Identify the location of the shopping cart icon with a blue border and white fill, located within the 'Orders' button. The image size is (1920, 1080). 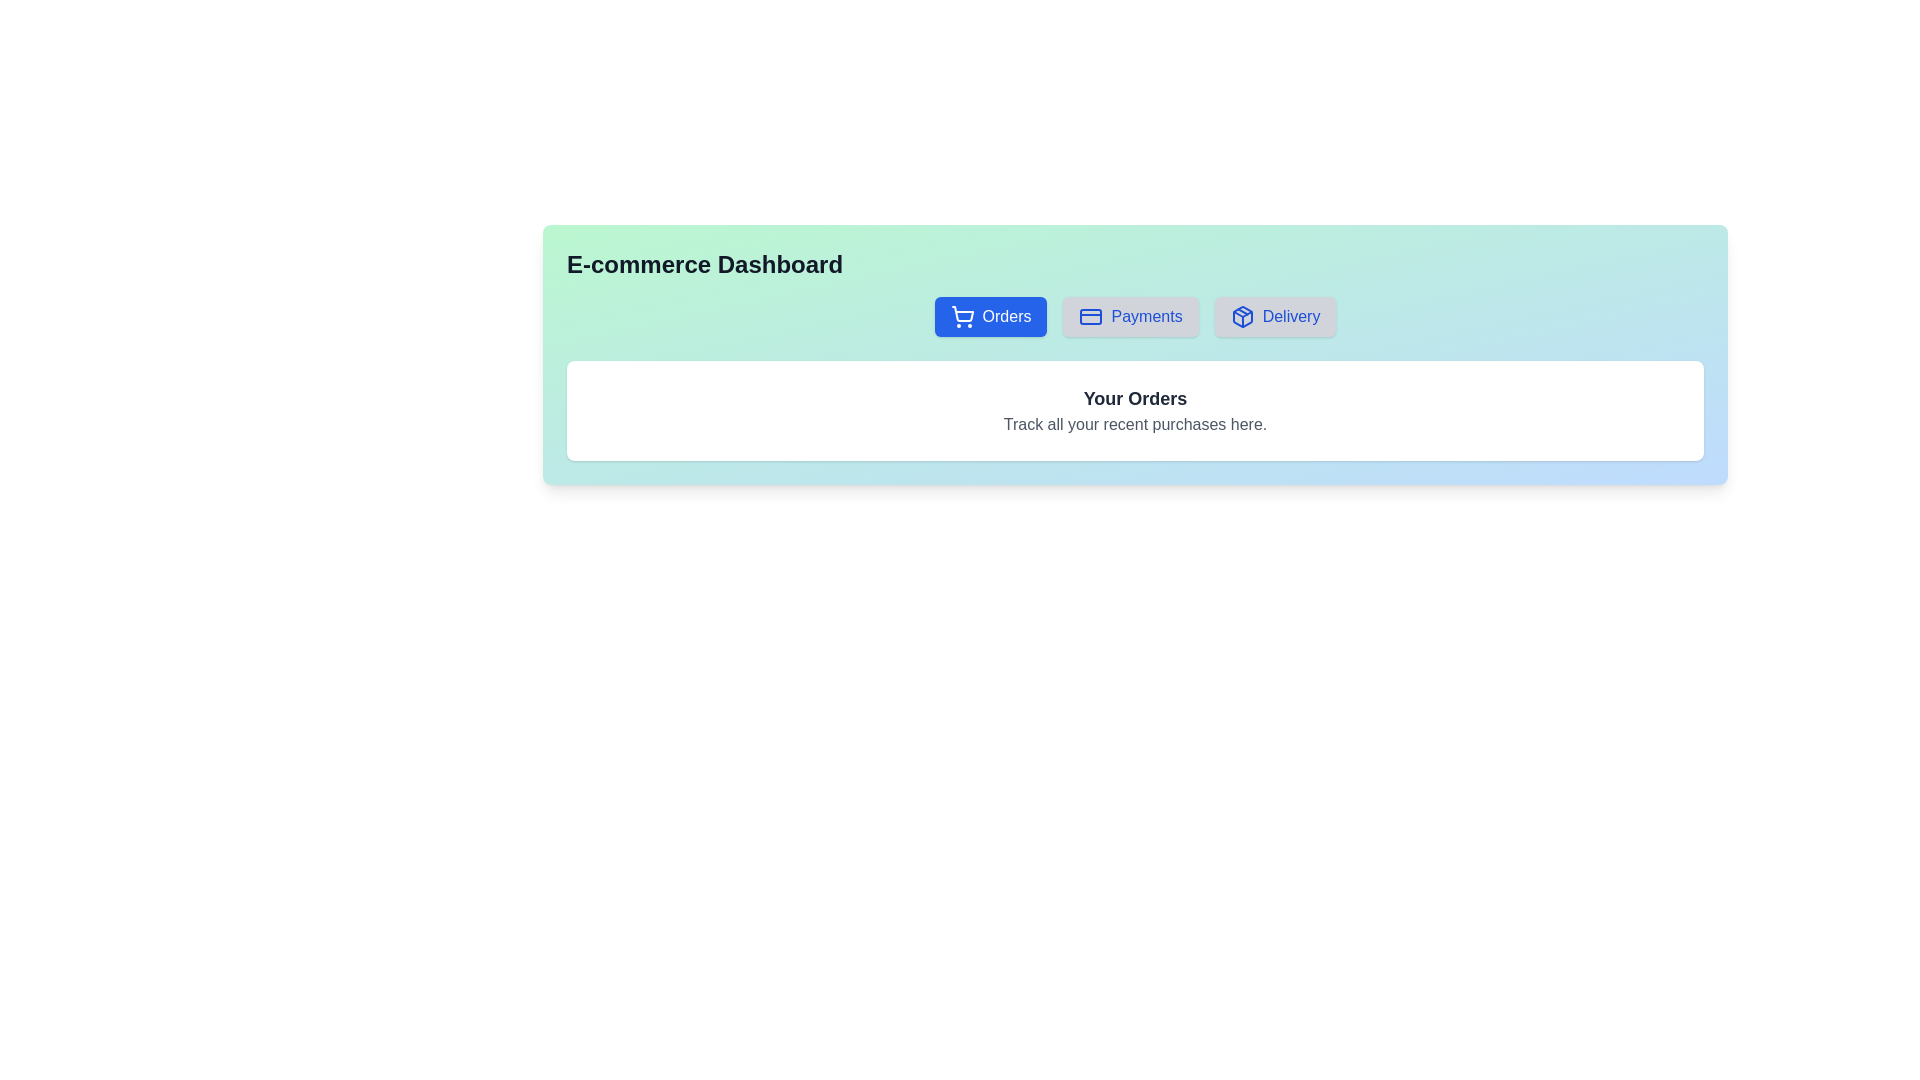
(962, 315).